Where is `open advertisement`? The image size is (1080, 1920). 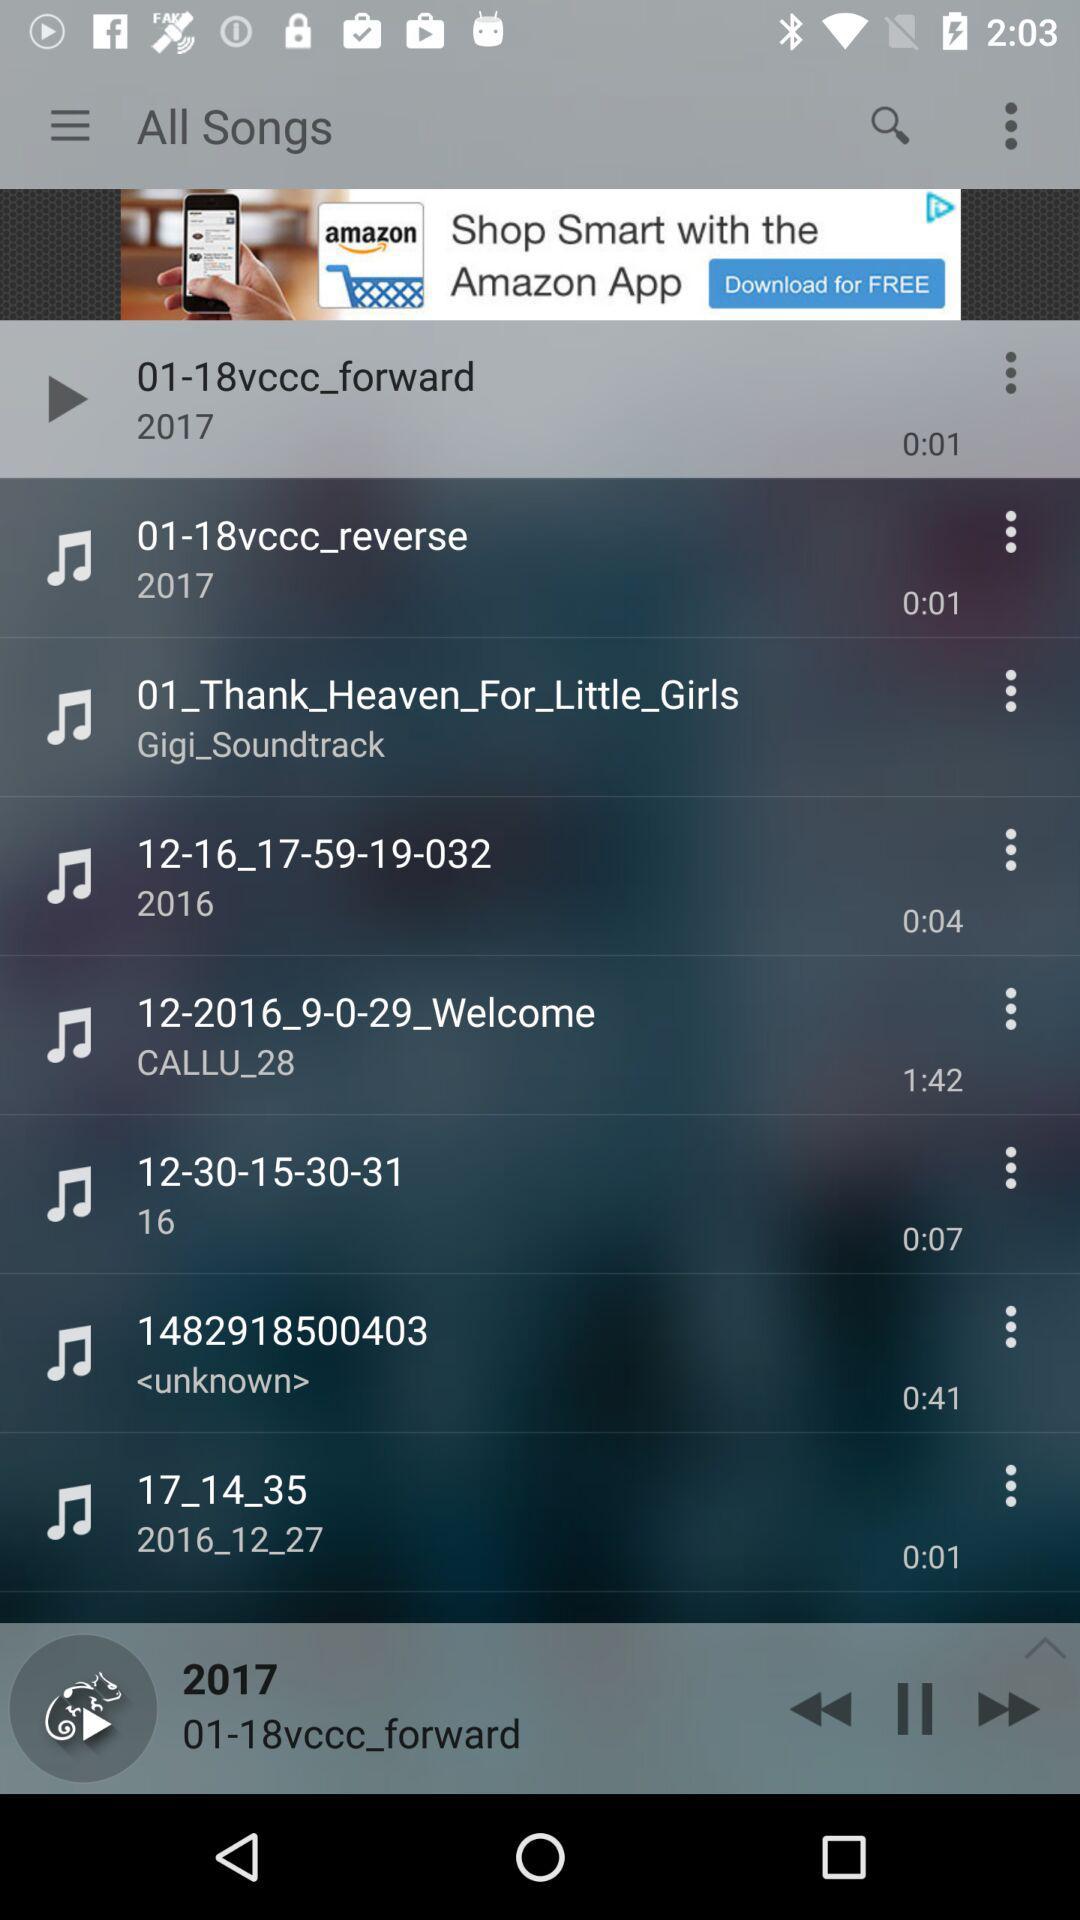 open advertisement is located at coordinates (540, 253).